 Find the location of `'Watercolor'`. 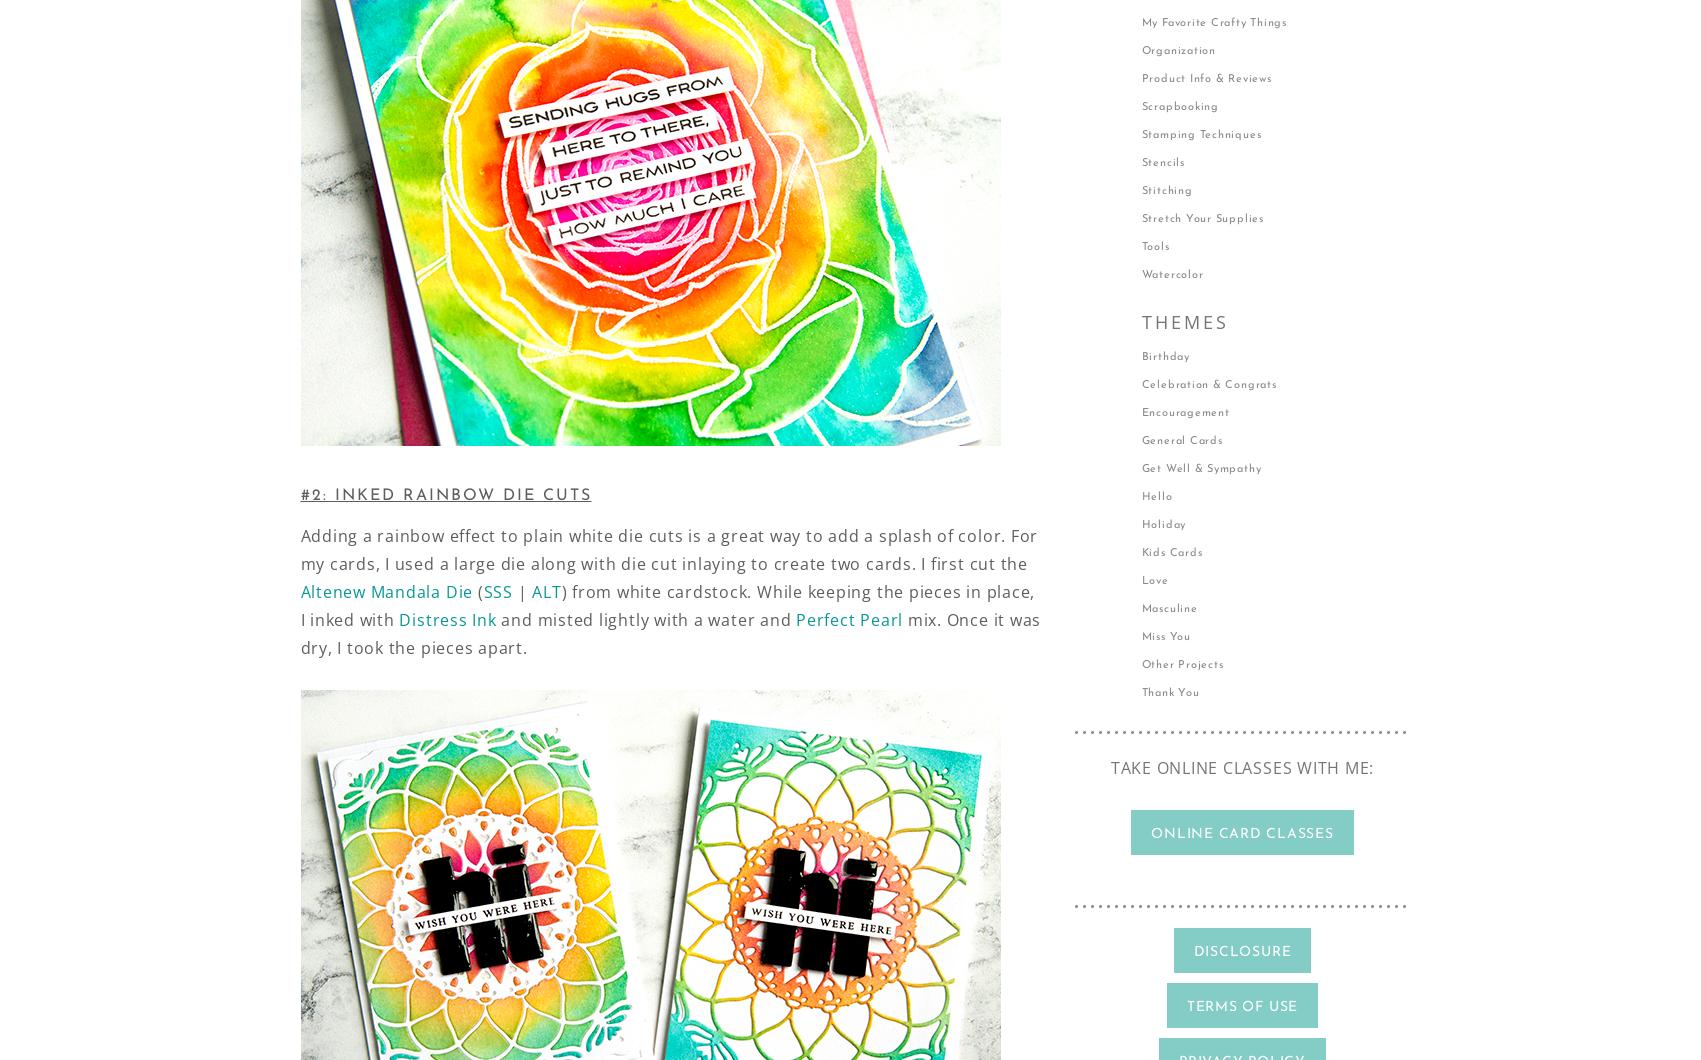

'Watercolor' is located at coordinates (1170, 275).